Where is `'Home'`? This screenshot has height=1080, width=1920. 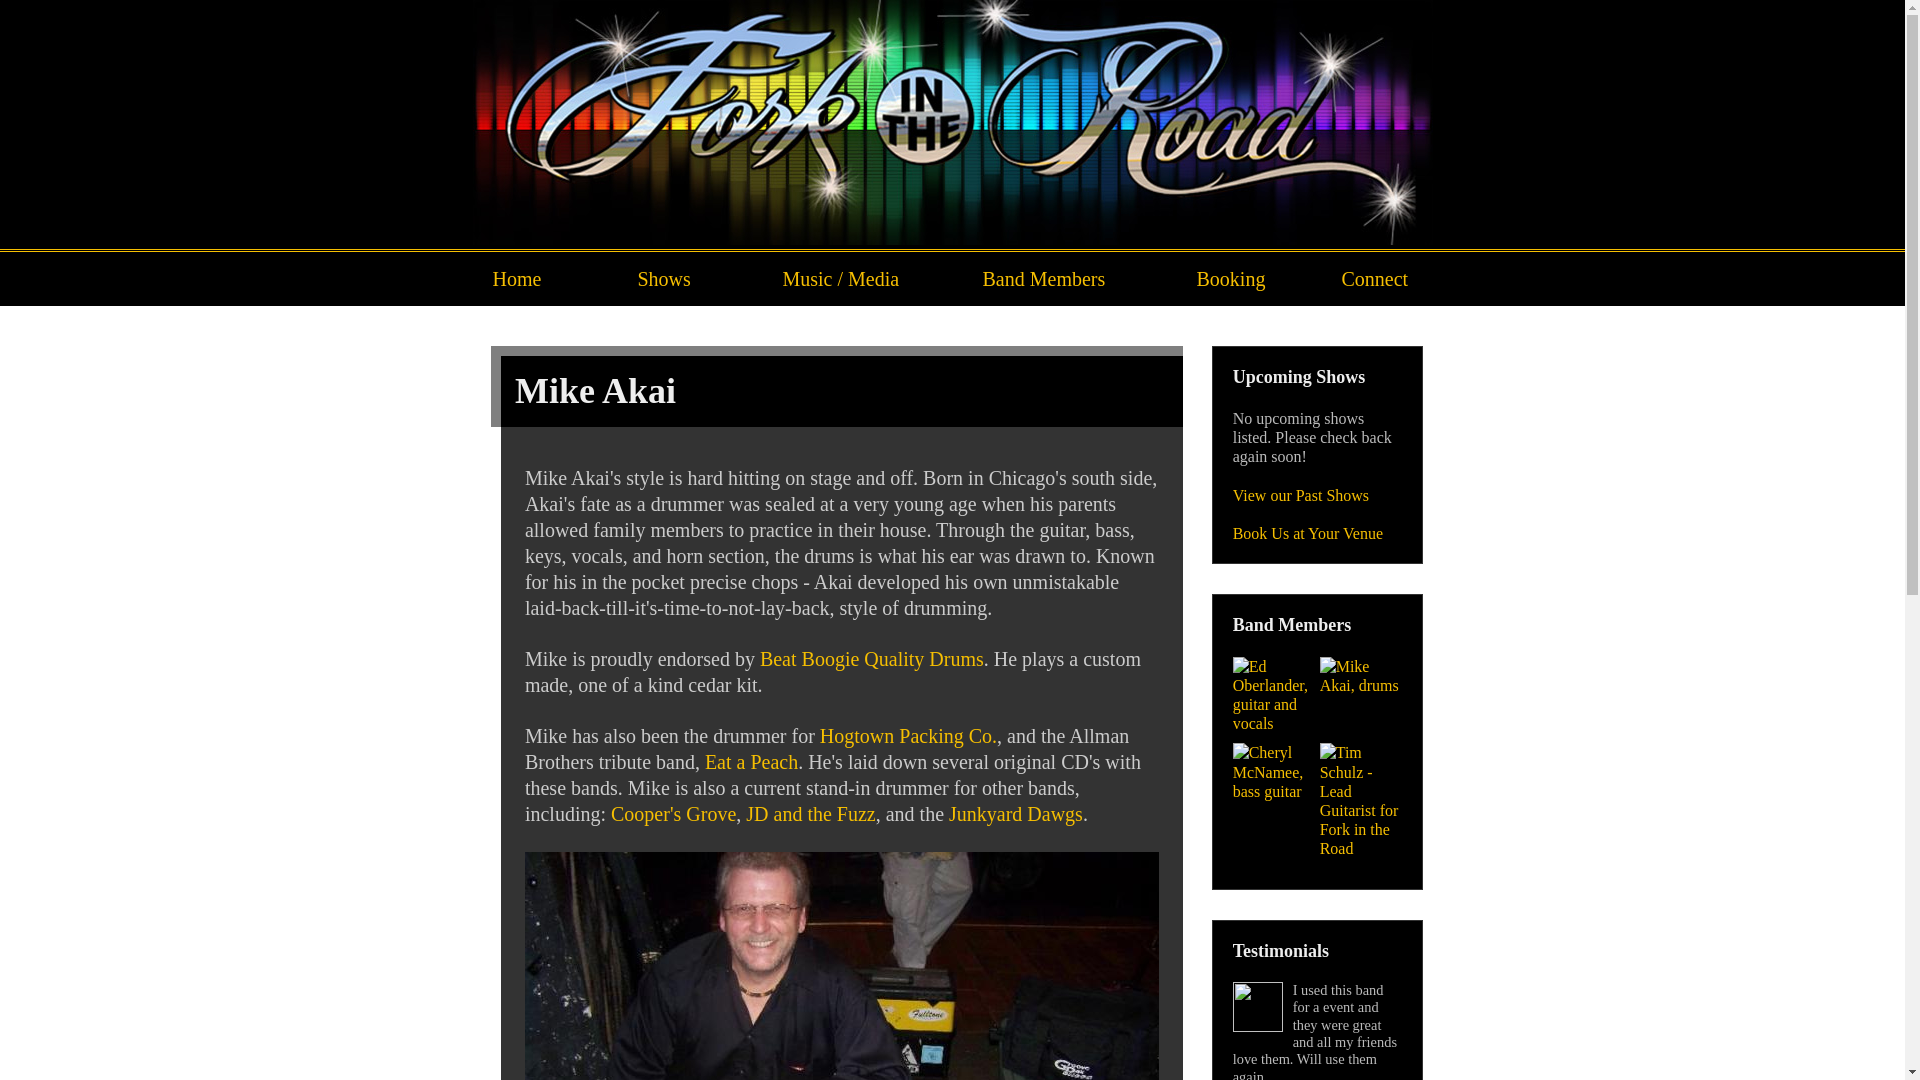 'Home' is located at coordinates (544, 278).